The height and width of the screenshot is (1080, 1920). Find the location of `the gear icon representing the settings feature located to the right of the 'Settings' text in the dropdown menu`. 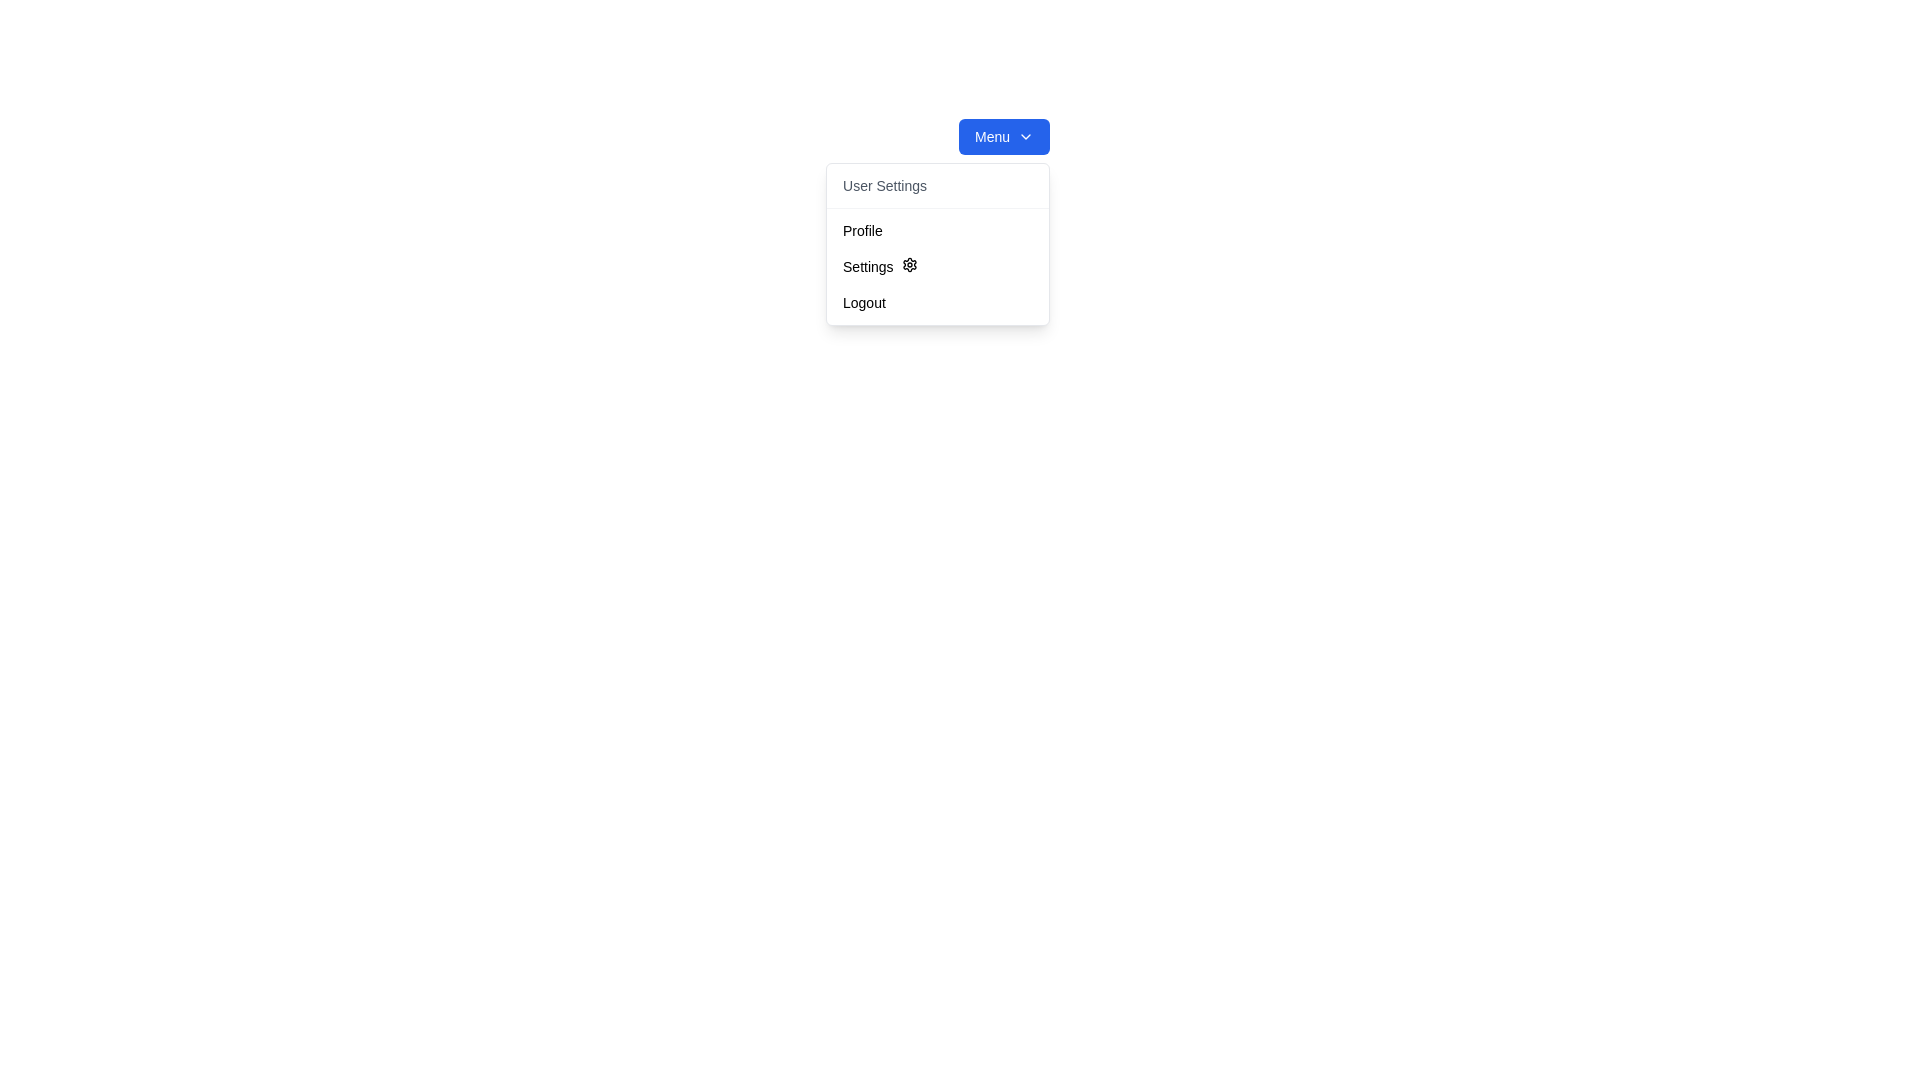

the gear icon representing the settings feature located to the right of the 'Settings' text in the dropdown menu is located at coordinates (908, 264).